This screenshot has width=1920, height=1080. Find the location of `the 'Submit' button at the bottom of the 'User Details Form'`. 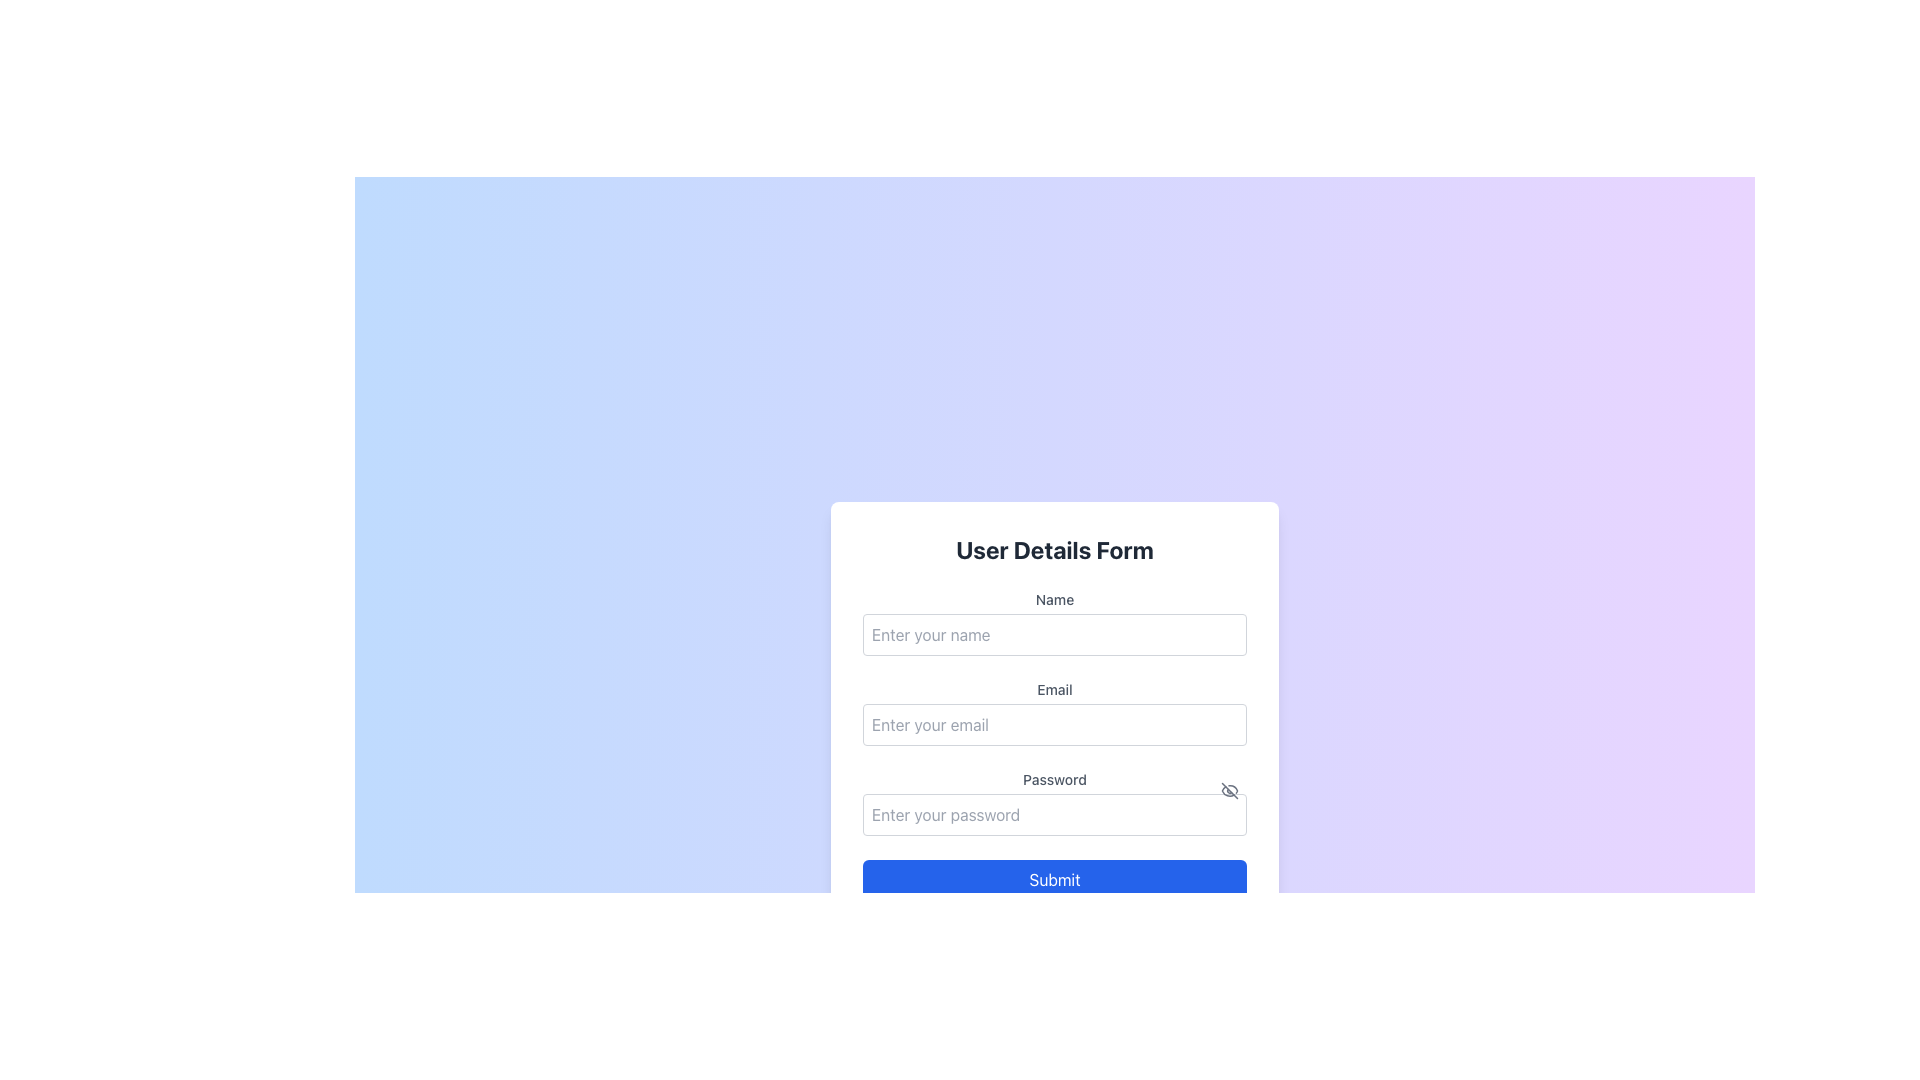

the 'Submit' button at the bottom of the 'User Details Form' is located at coordinates (1054, 878).